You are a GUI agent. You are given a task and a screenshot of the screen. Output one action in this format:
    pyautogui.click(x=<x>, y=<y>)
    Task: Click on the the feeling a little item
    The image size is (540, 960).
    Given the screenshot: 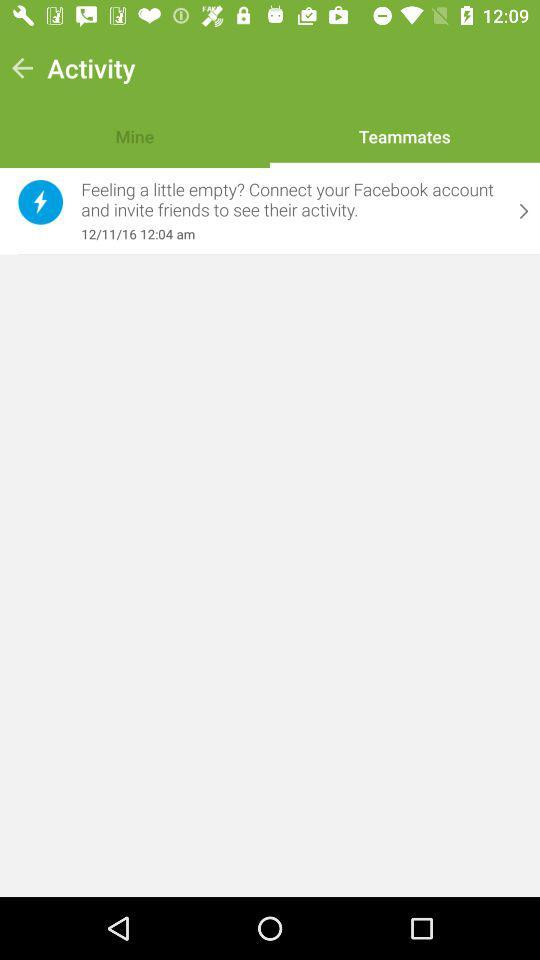 What is the action you would take?
    pyautogui.click(x=290, y=200)
    